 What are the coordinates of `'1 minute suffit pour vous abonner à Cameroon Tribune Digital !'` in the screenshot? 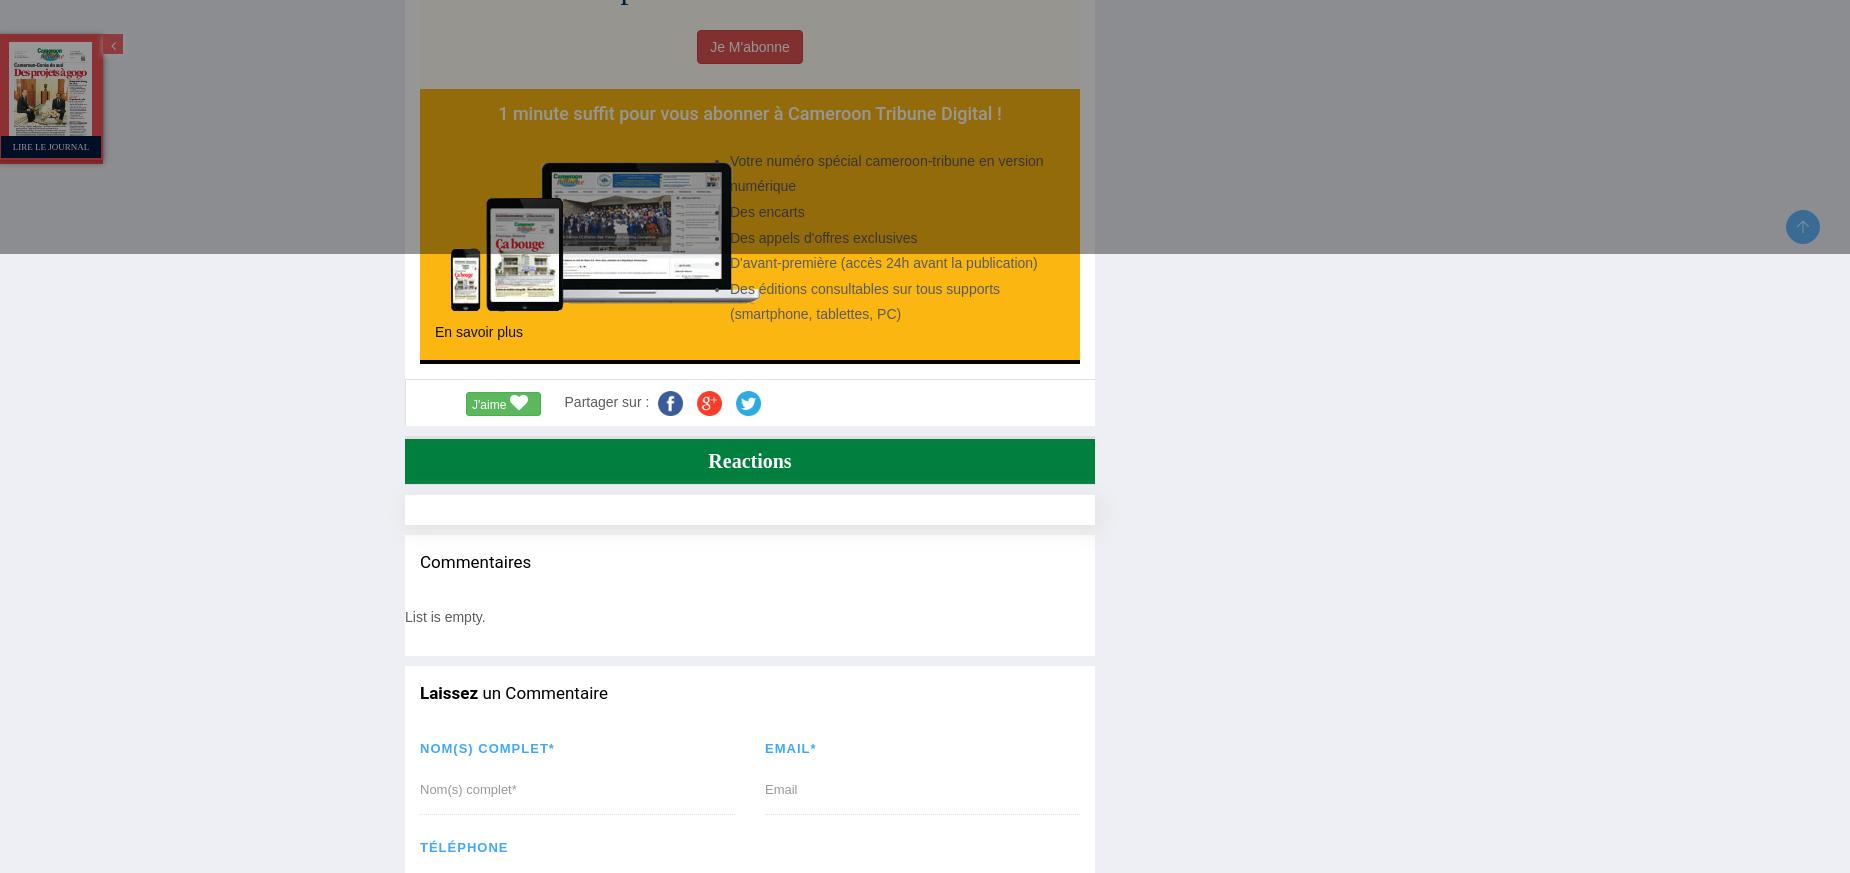 It's located at (498, 112).